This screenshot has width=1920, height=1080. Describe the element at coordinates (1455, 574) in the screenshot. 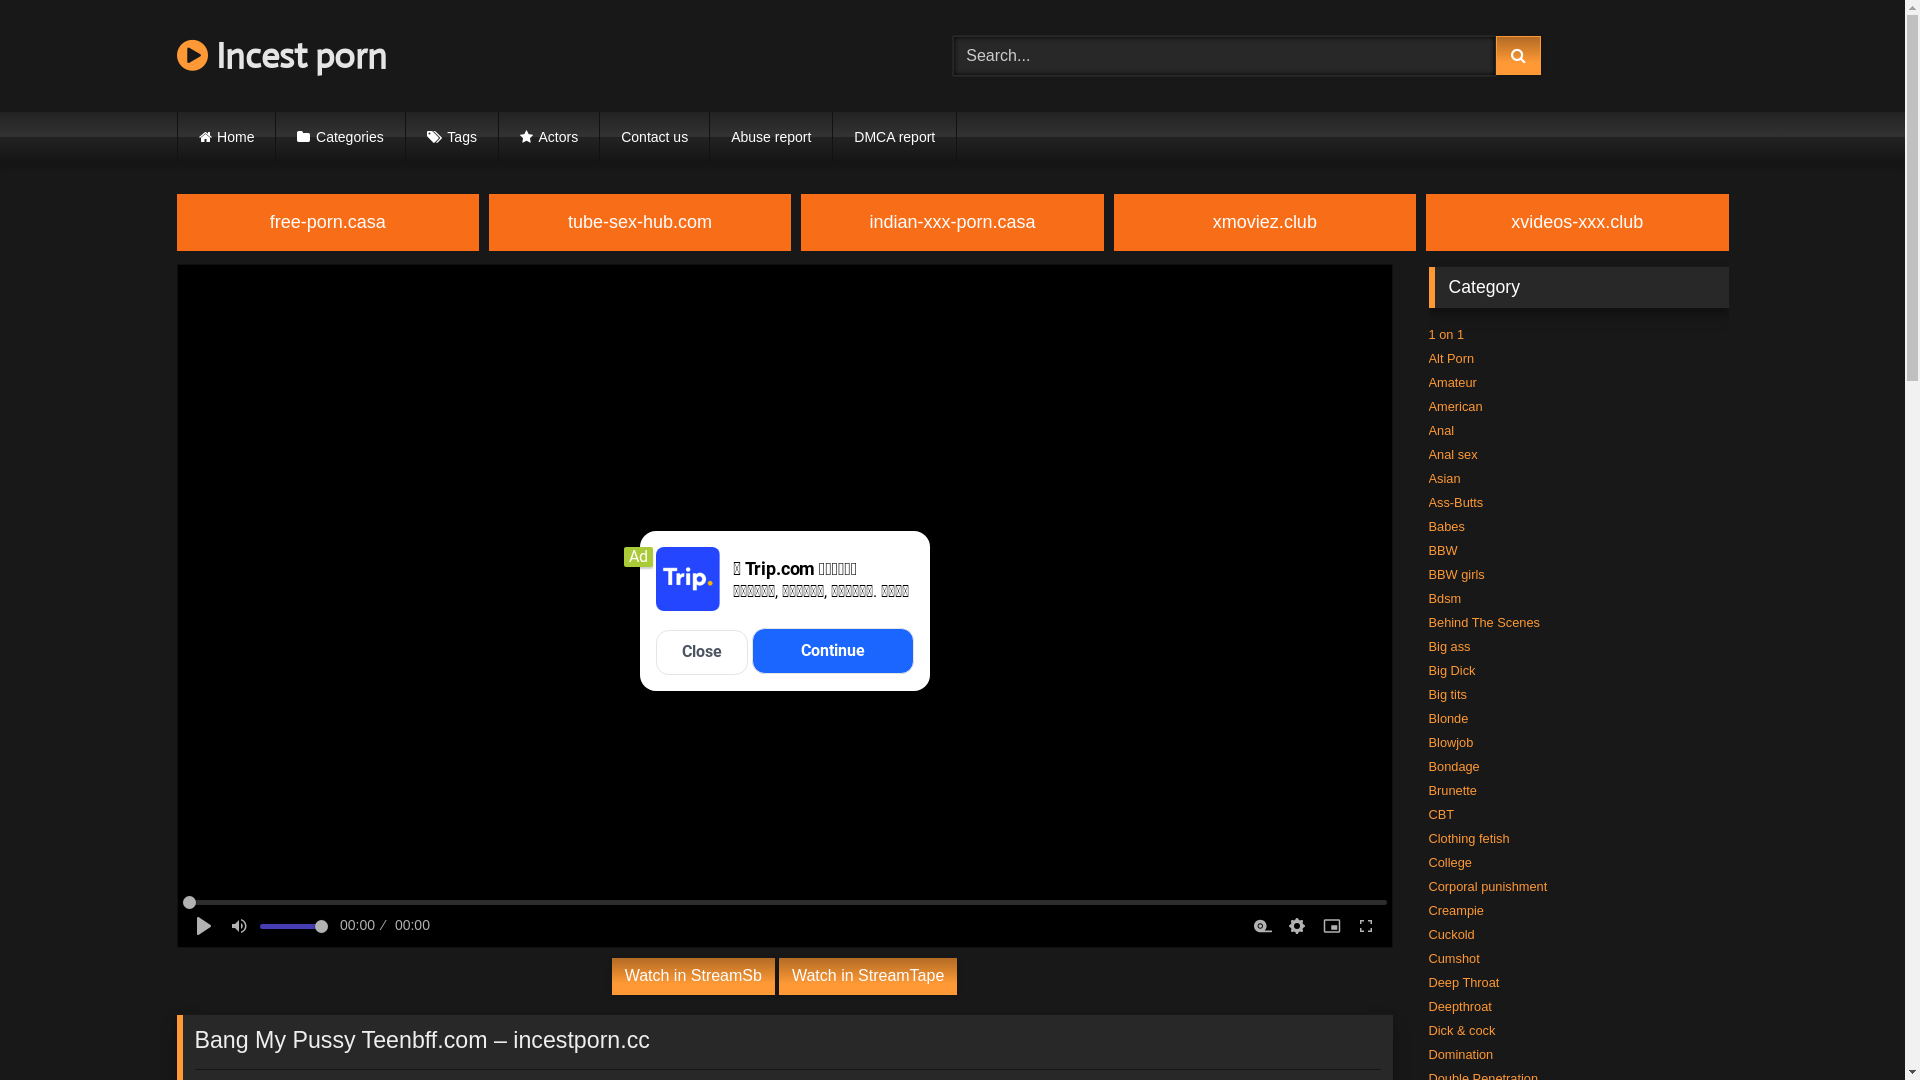

I see `'BBW girls'` at that location.